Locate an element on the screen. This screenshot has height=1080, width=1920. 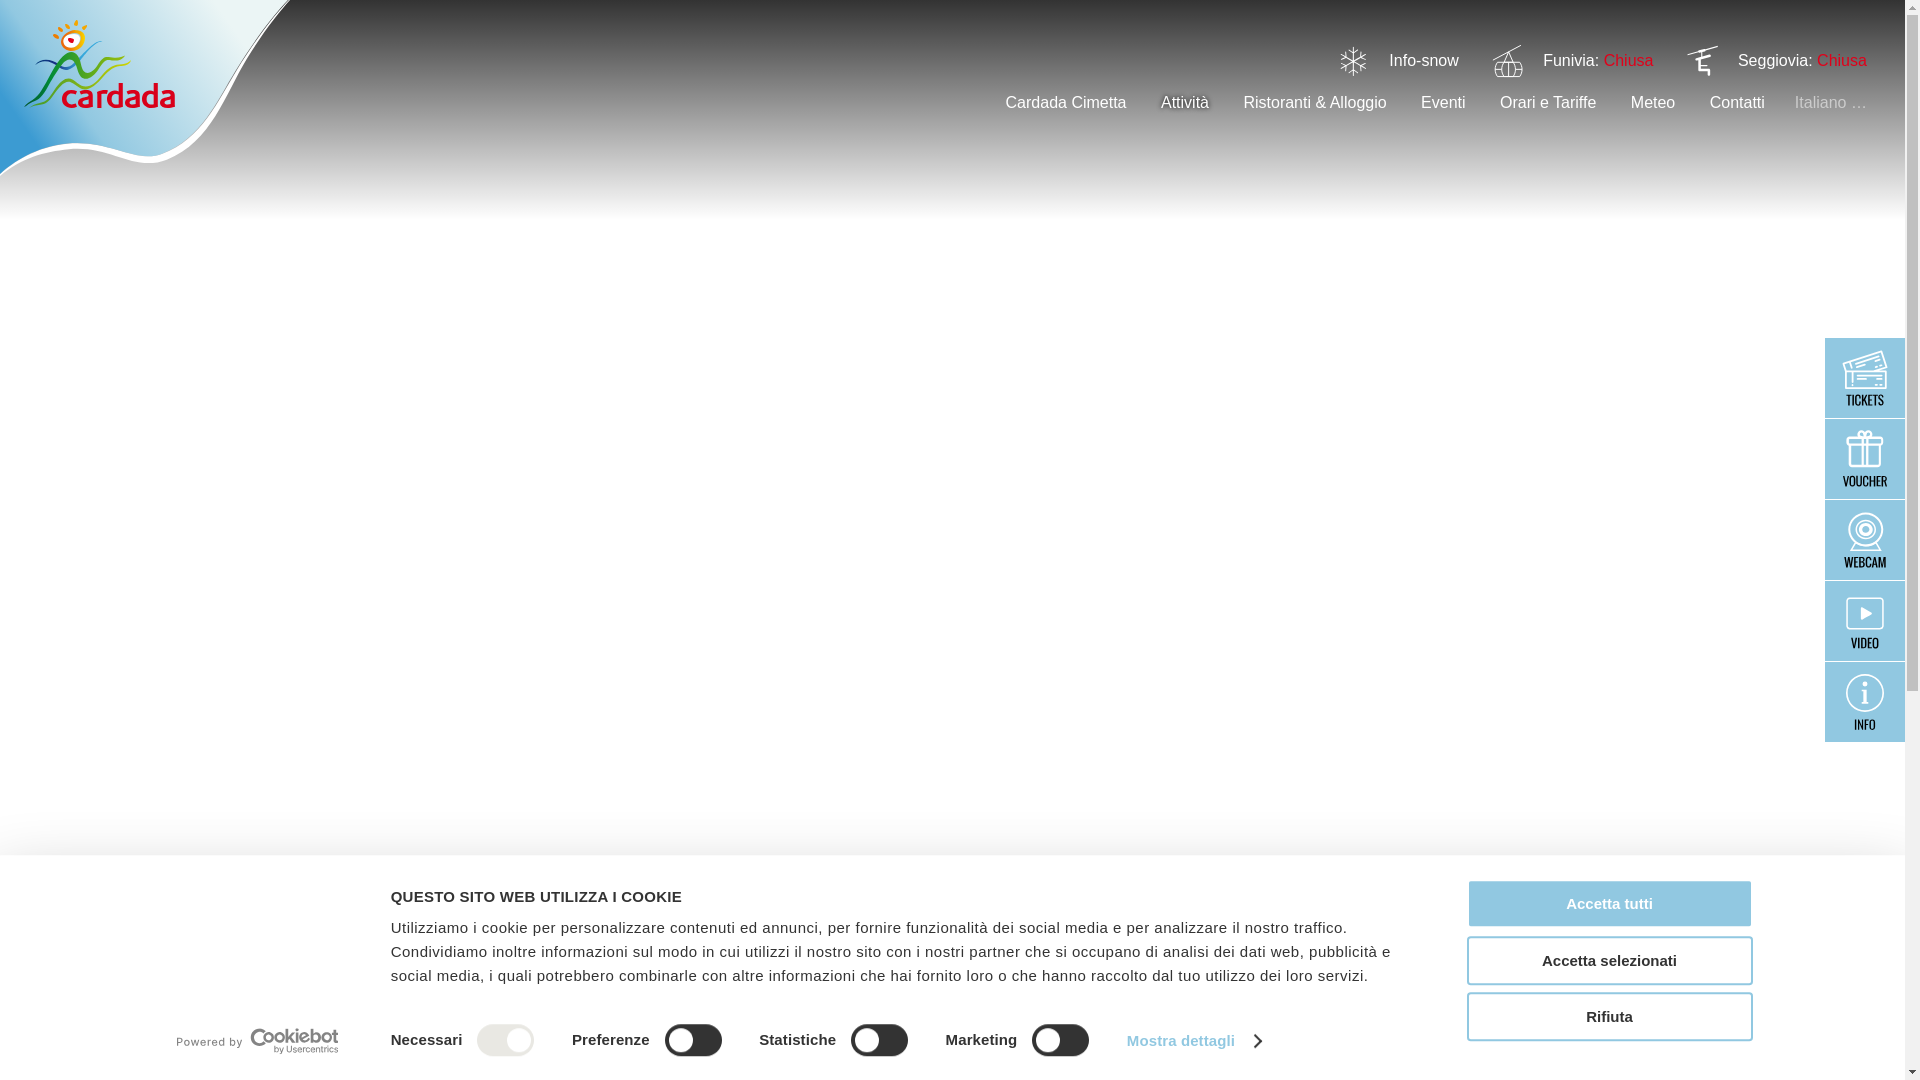
'Eventi' is located at coordinates (1443, 102).